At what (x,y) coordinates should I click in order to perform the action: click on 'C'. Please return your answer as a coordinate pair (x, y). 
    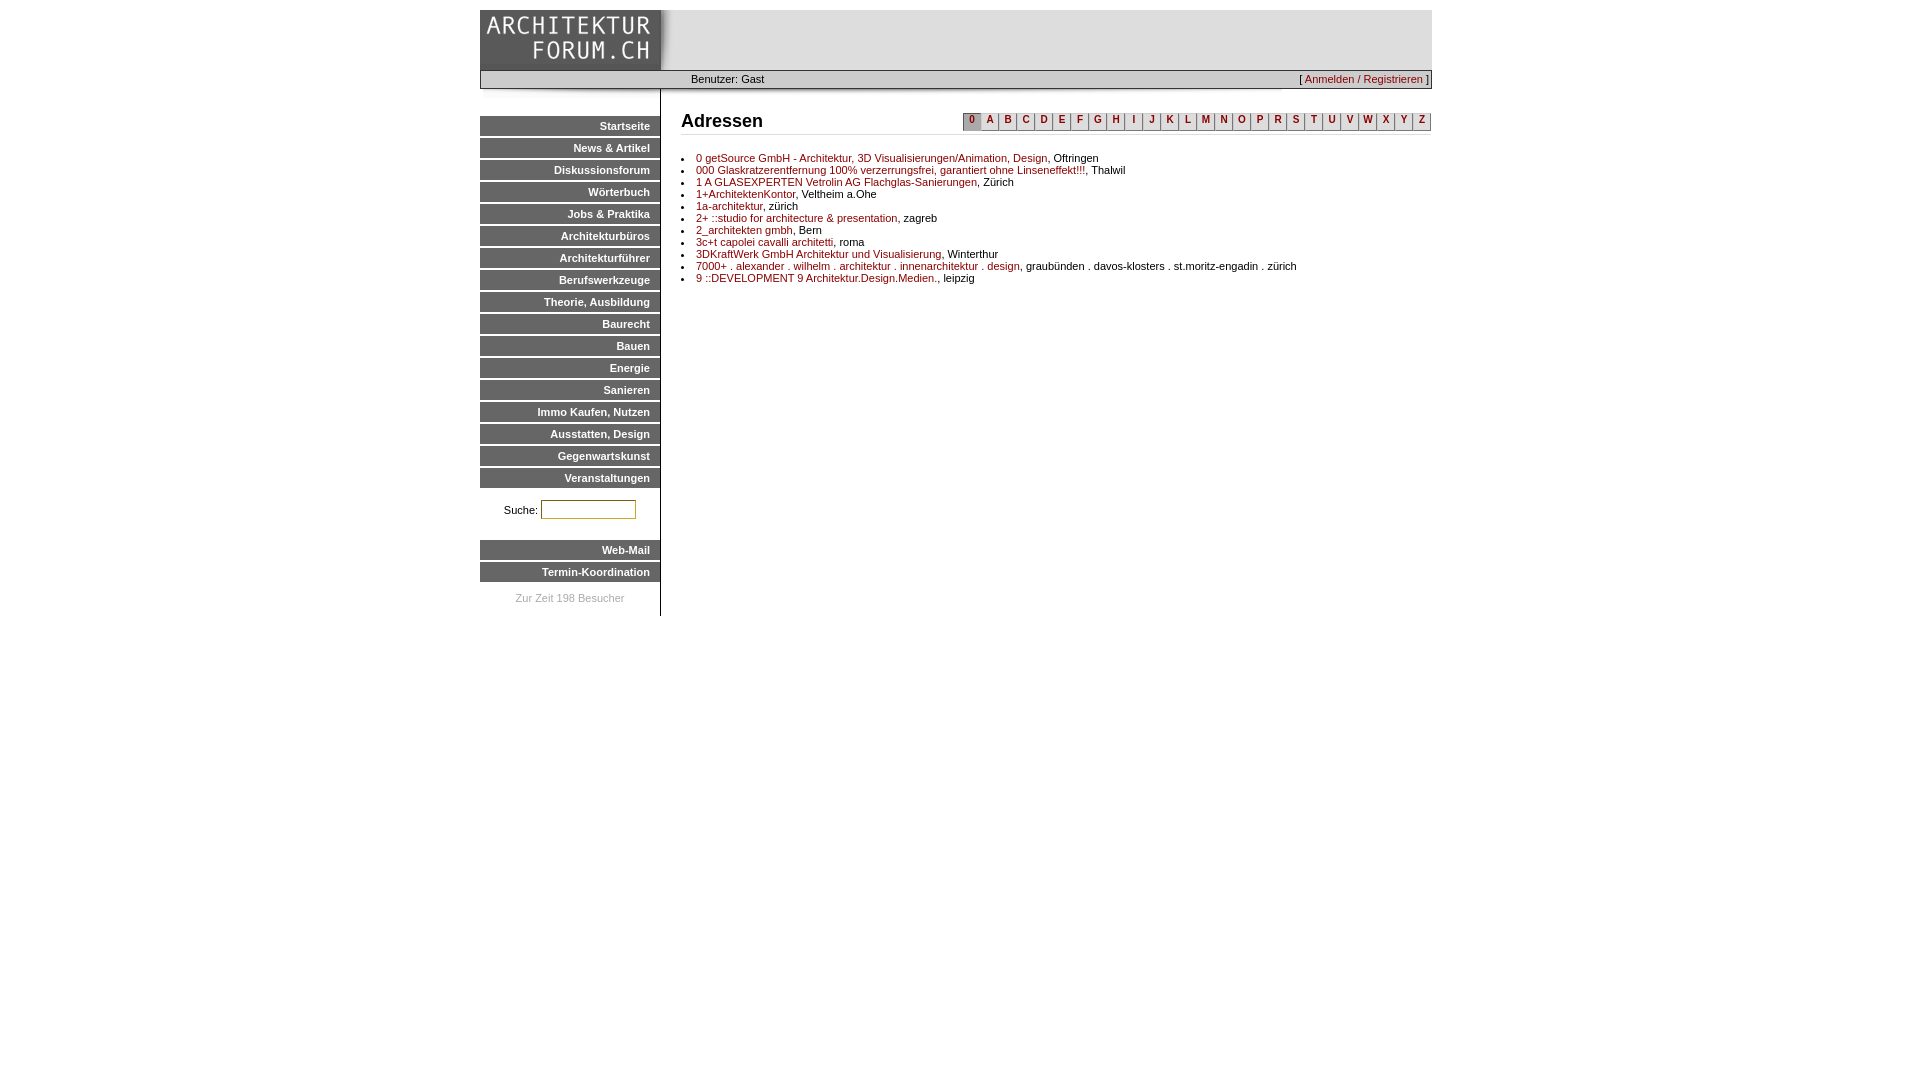
    Looking at the image, I should click on (1017, 122).